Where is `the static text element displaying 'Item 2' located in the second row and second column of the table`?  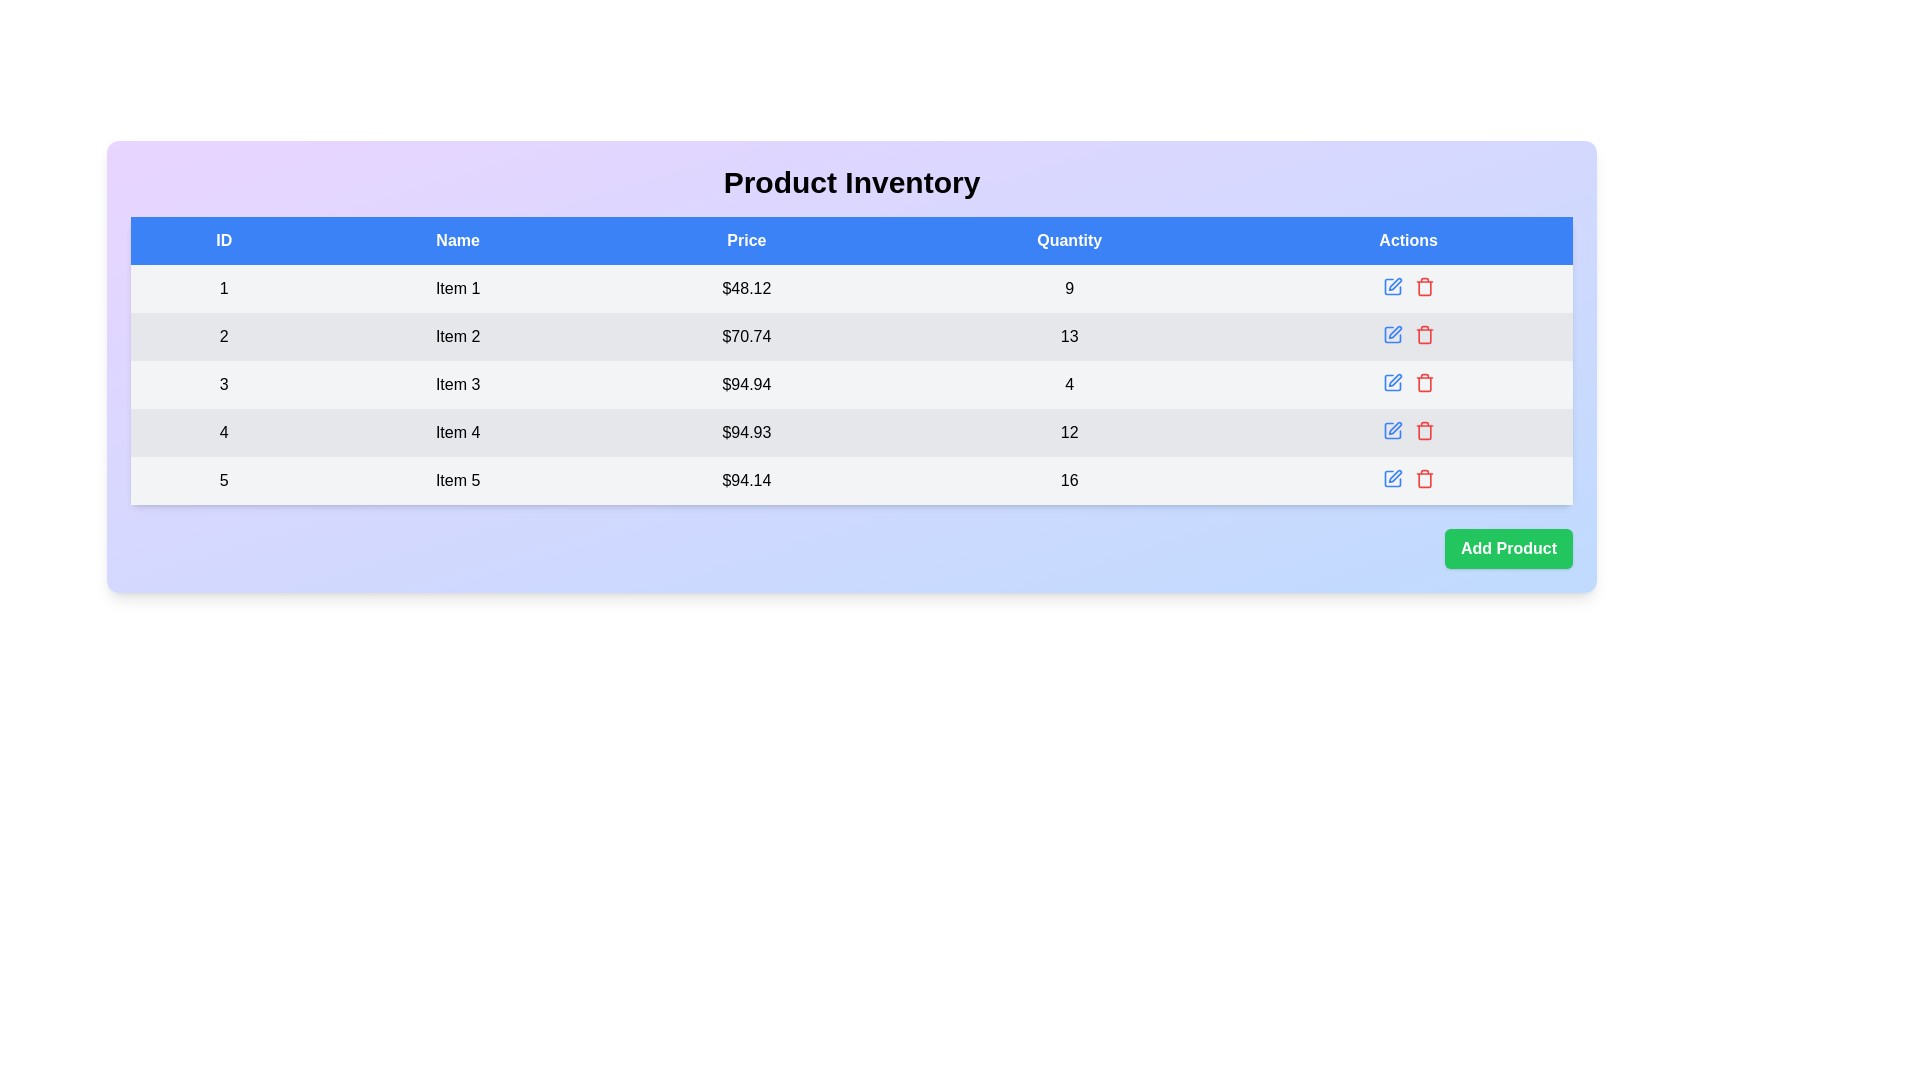
the static text element displaying 'Item 2' located in the second row and second column of the table is located at coordinates (457, 335).